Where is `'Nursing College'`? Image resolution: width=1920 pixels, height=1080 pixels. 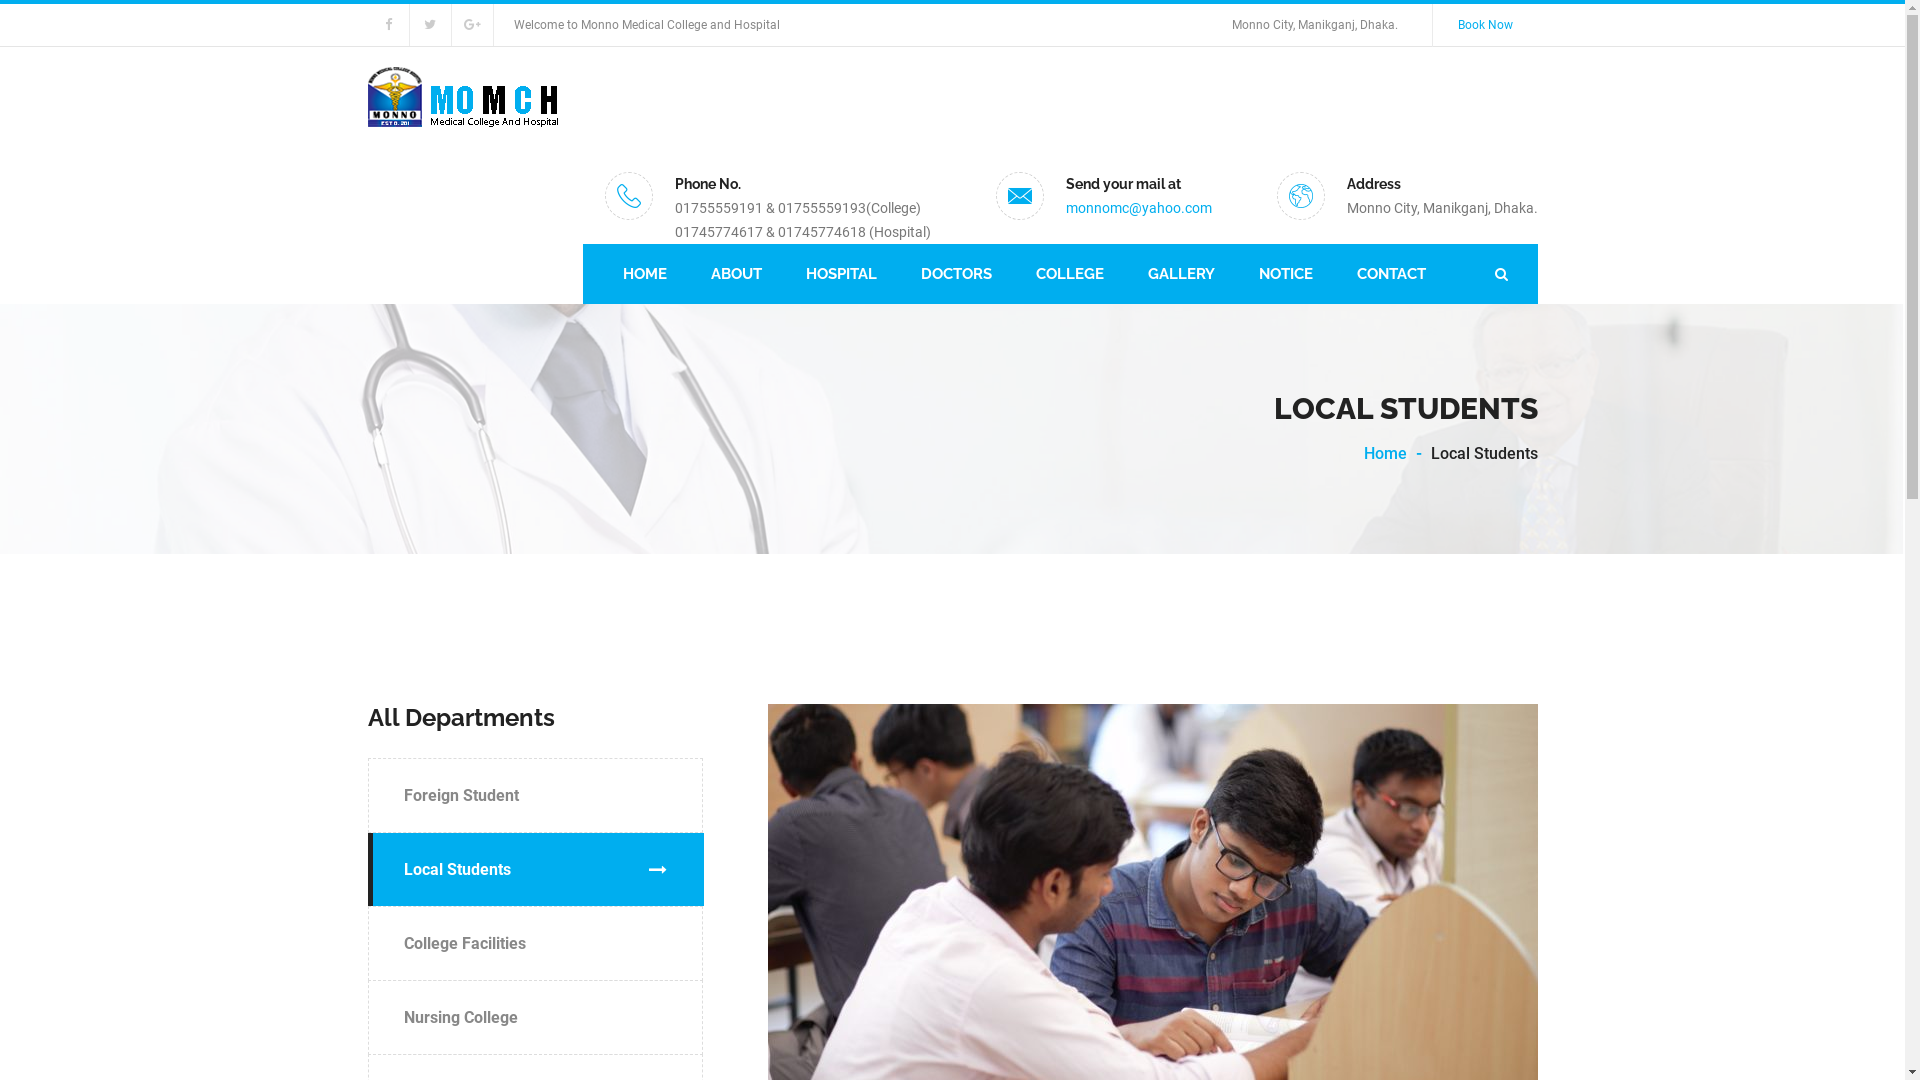 'Nursing College' is located at coordinates (535, 1017).